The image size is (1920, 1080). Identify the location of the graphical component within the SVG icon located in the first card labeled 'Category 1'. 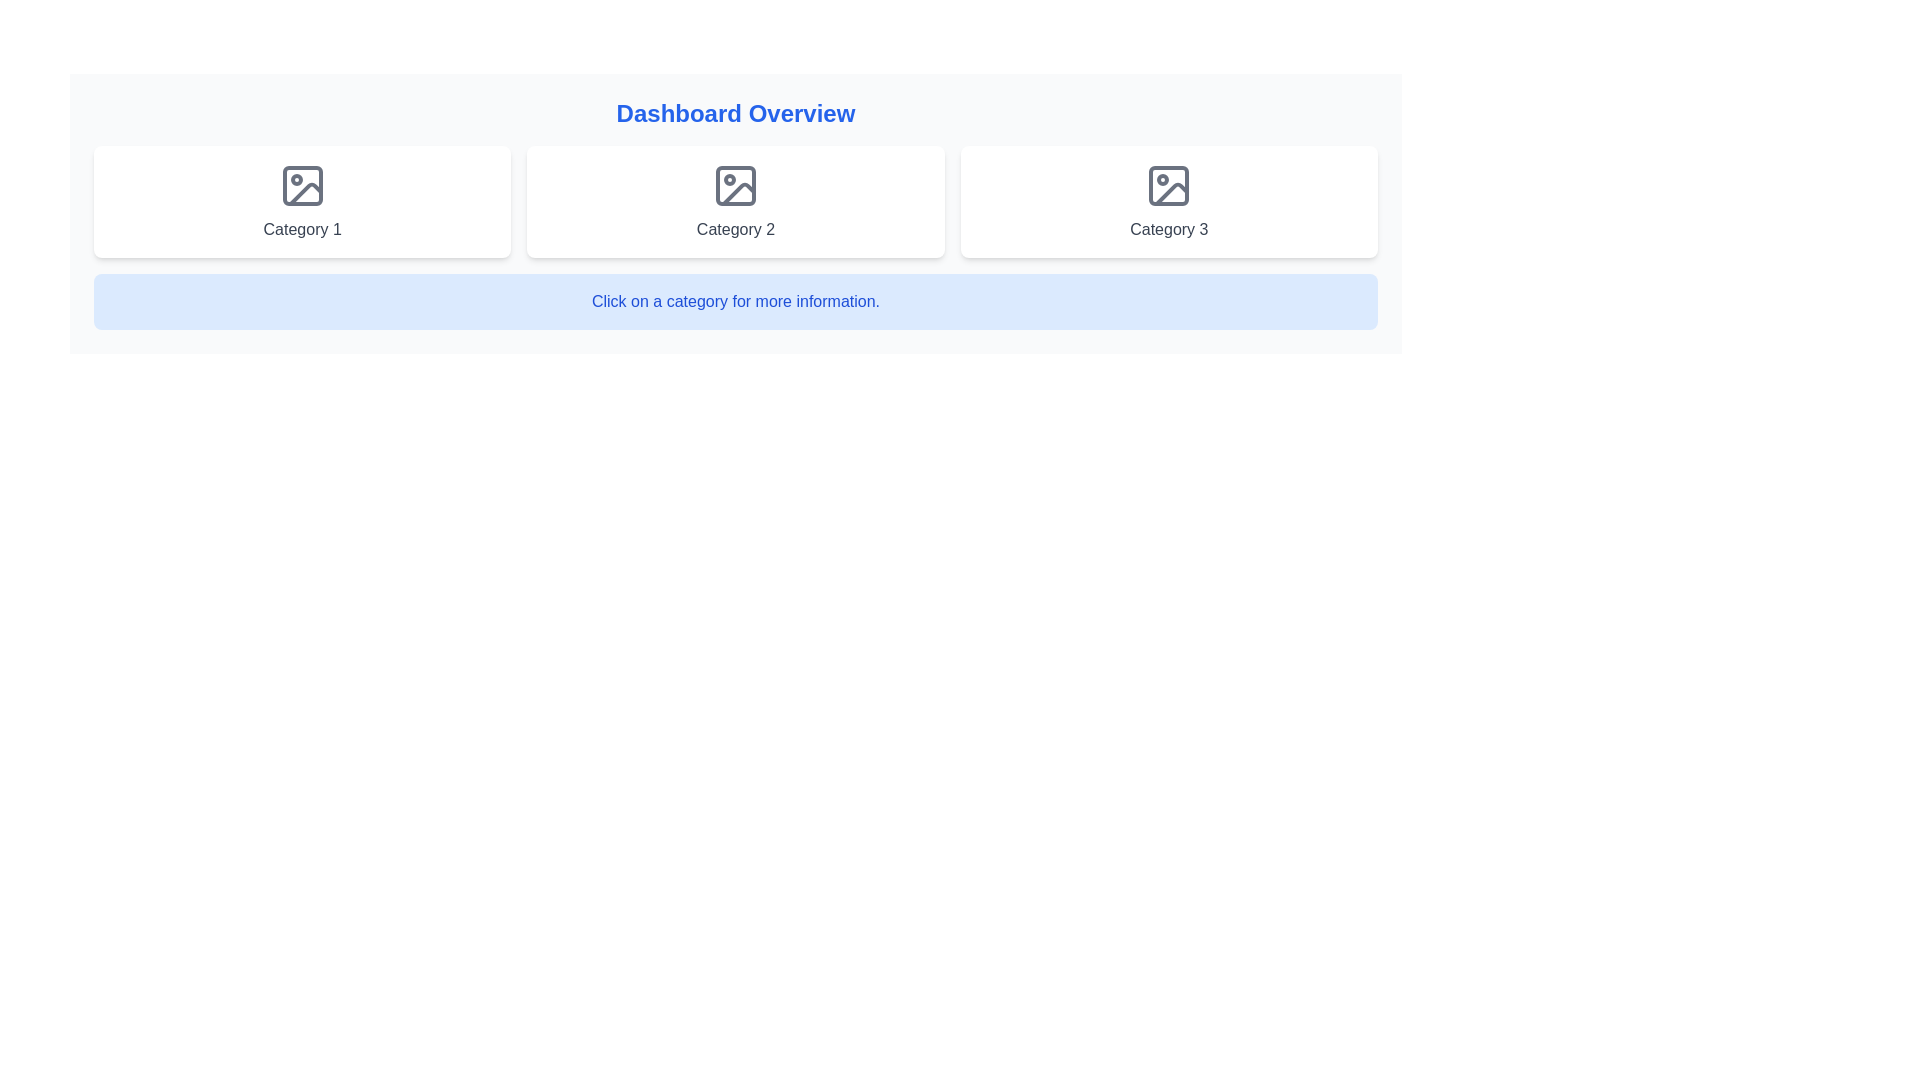
(301, 185).